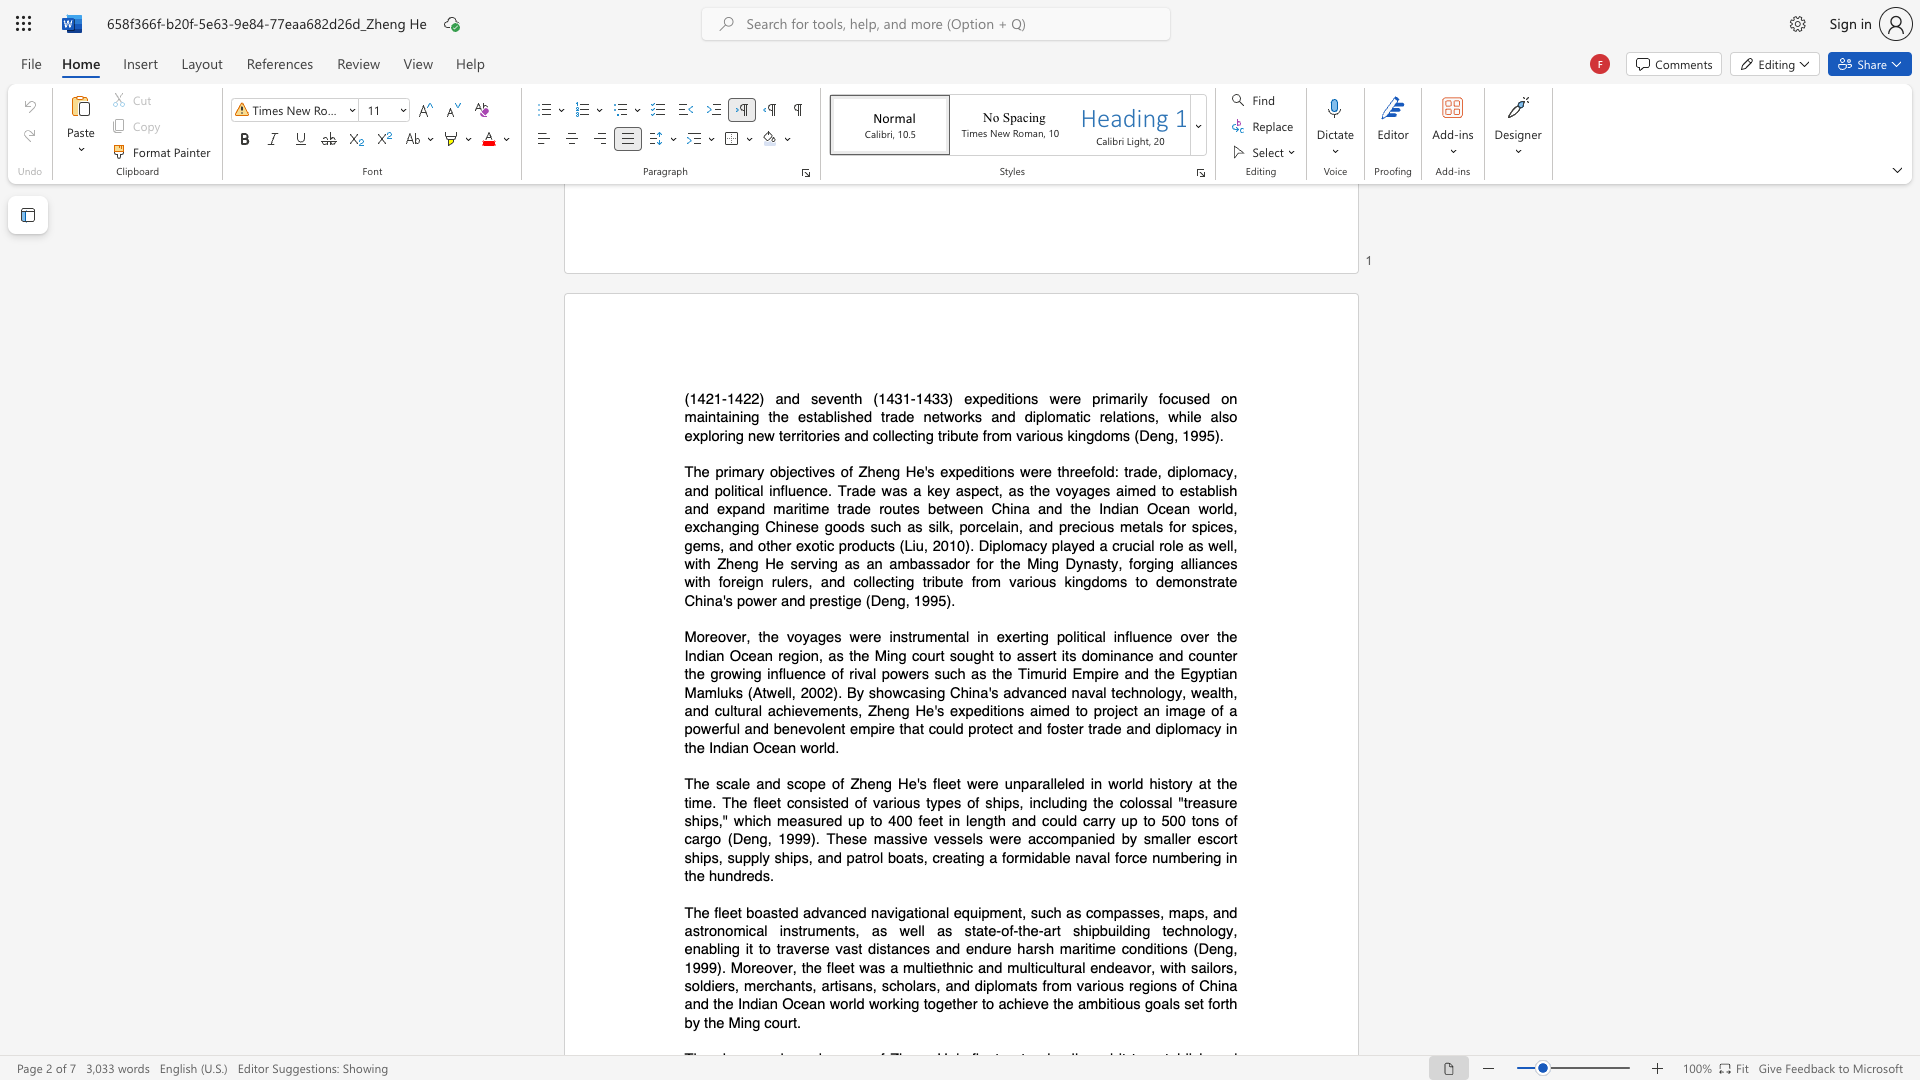  I want to click on the space between the continuous character "e" and "l" in the text, so click(915, 930).